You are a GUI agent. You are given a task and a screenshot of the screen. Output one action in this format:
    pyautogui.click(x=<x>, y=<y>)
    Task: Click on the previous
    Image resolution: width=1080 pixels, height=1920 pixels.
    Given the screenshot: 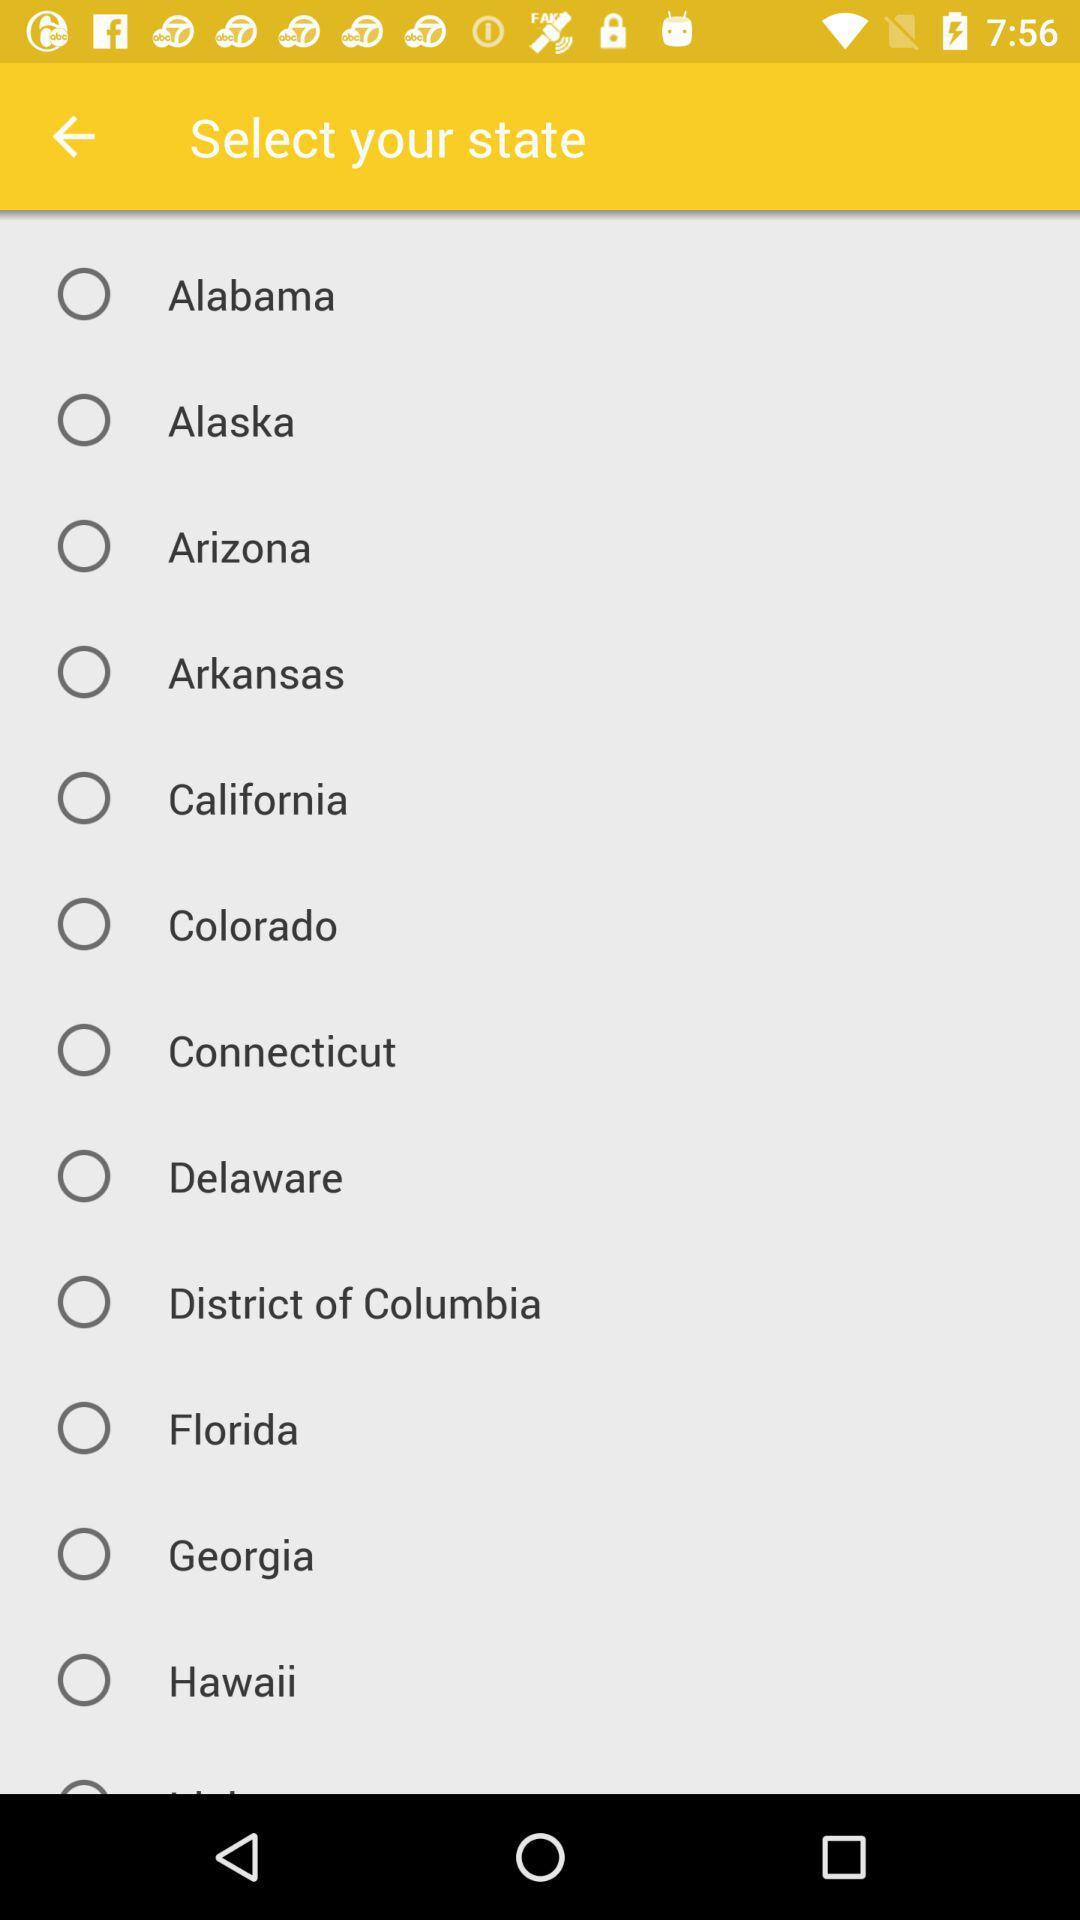 What is the action you would take?
    pyautogui.click(x=72, y=135)
    